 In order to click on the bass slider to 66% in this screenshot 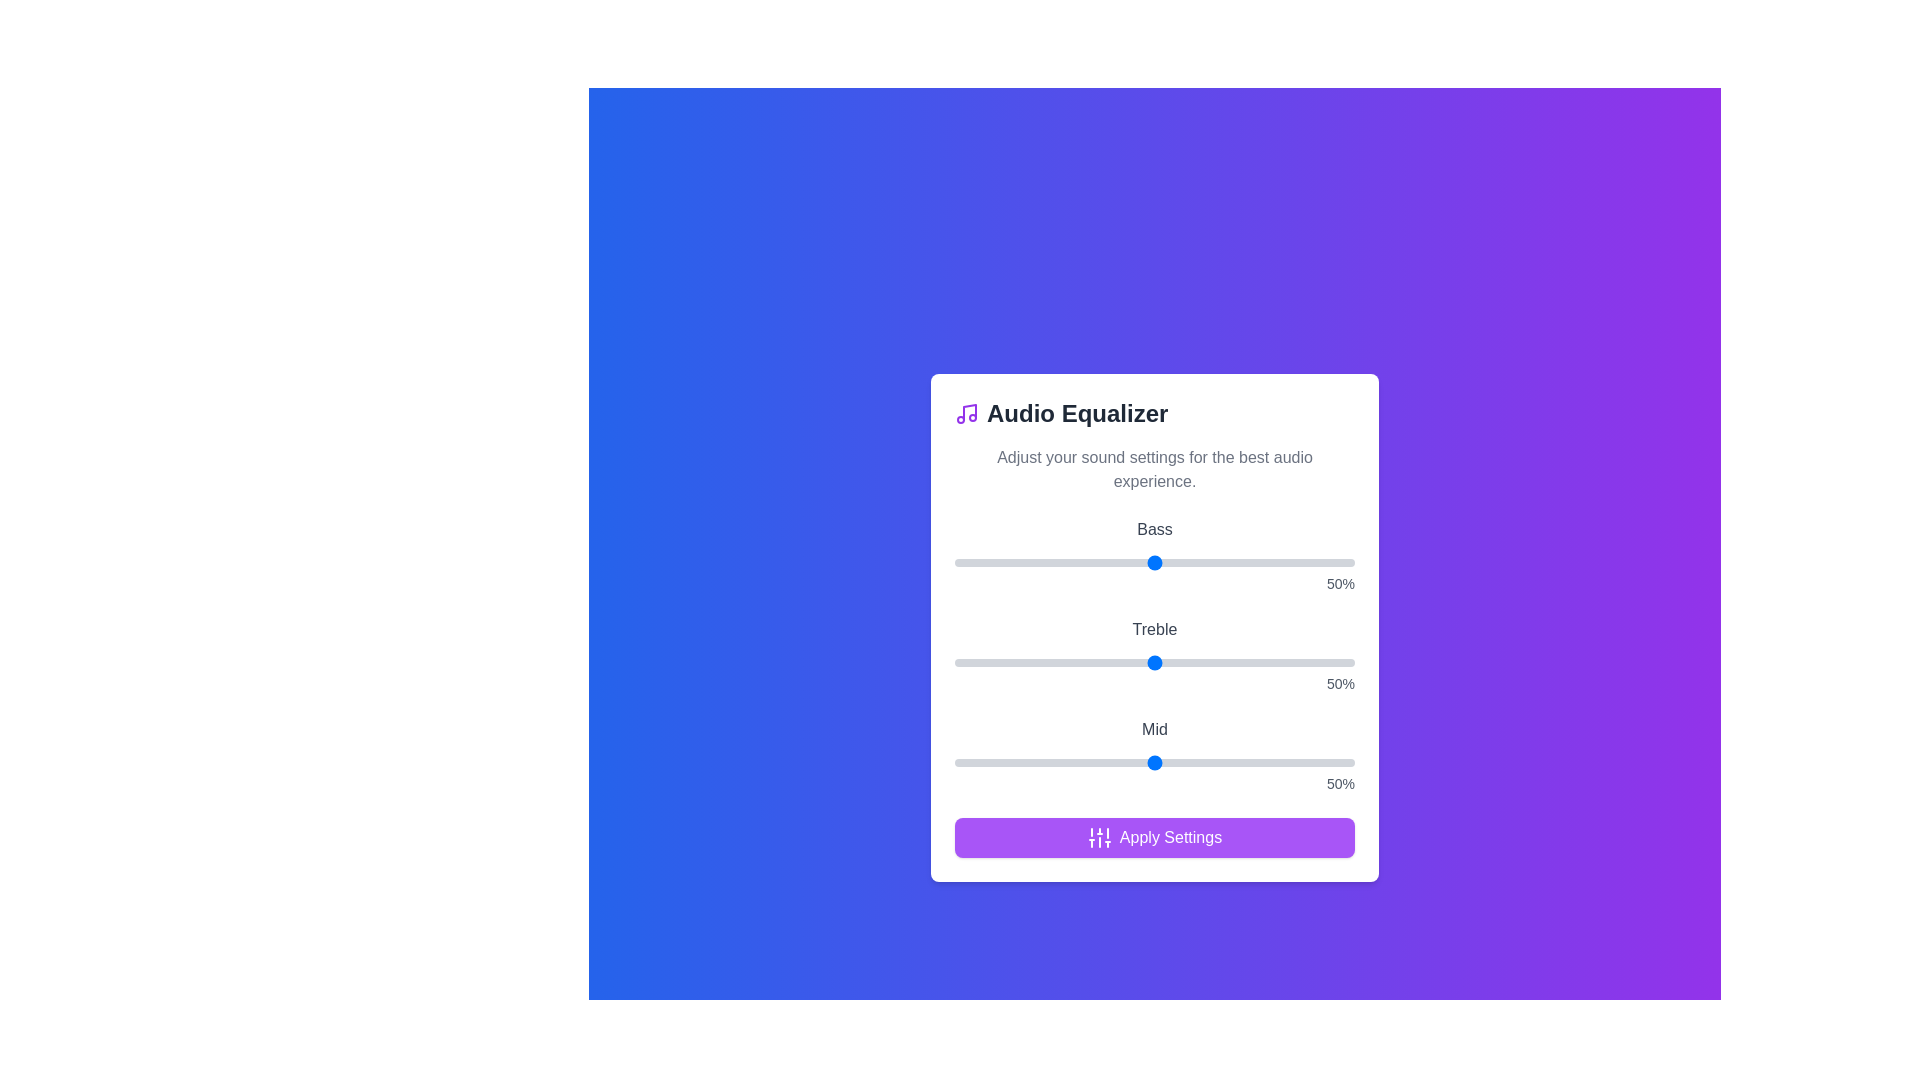, I will do `click(1218, 563)`.